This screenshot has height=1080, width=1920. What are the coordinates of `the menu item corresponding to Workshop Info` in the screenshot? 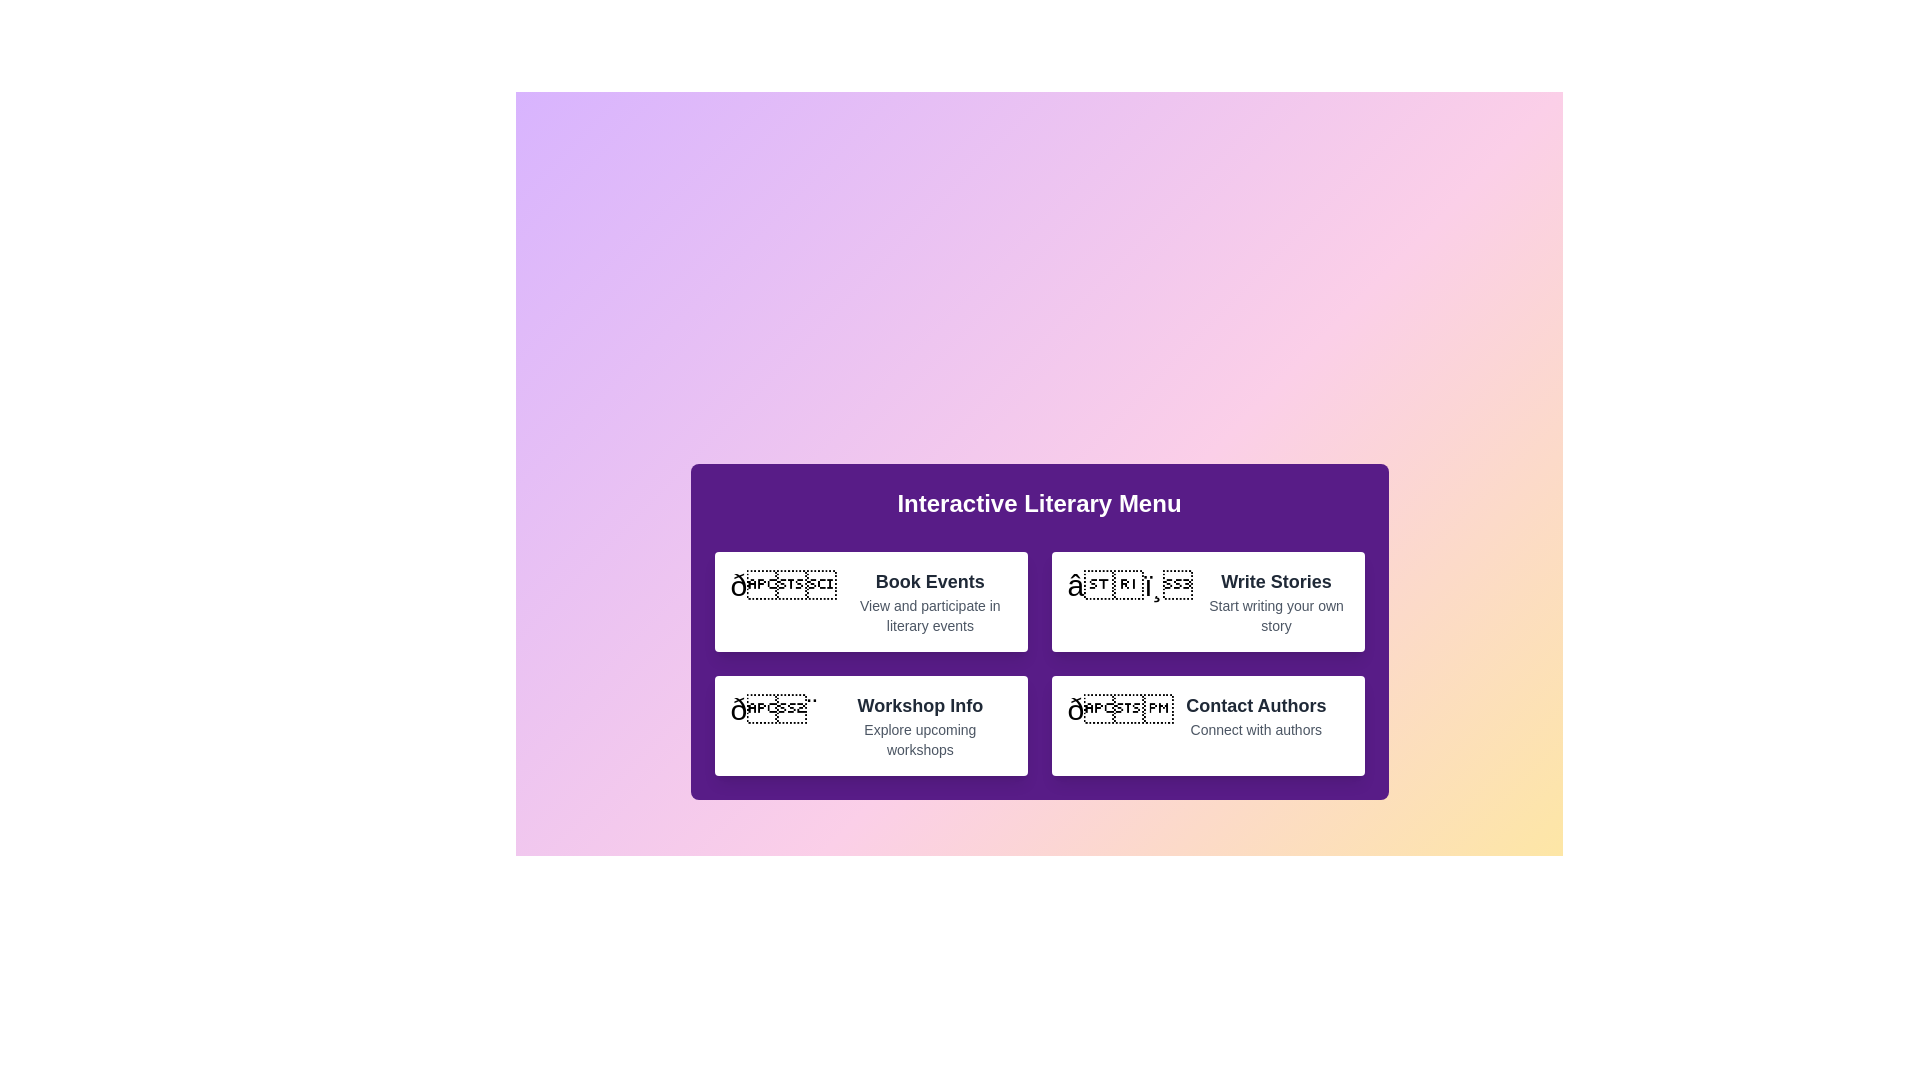 It's located at (870, 725).